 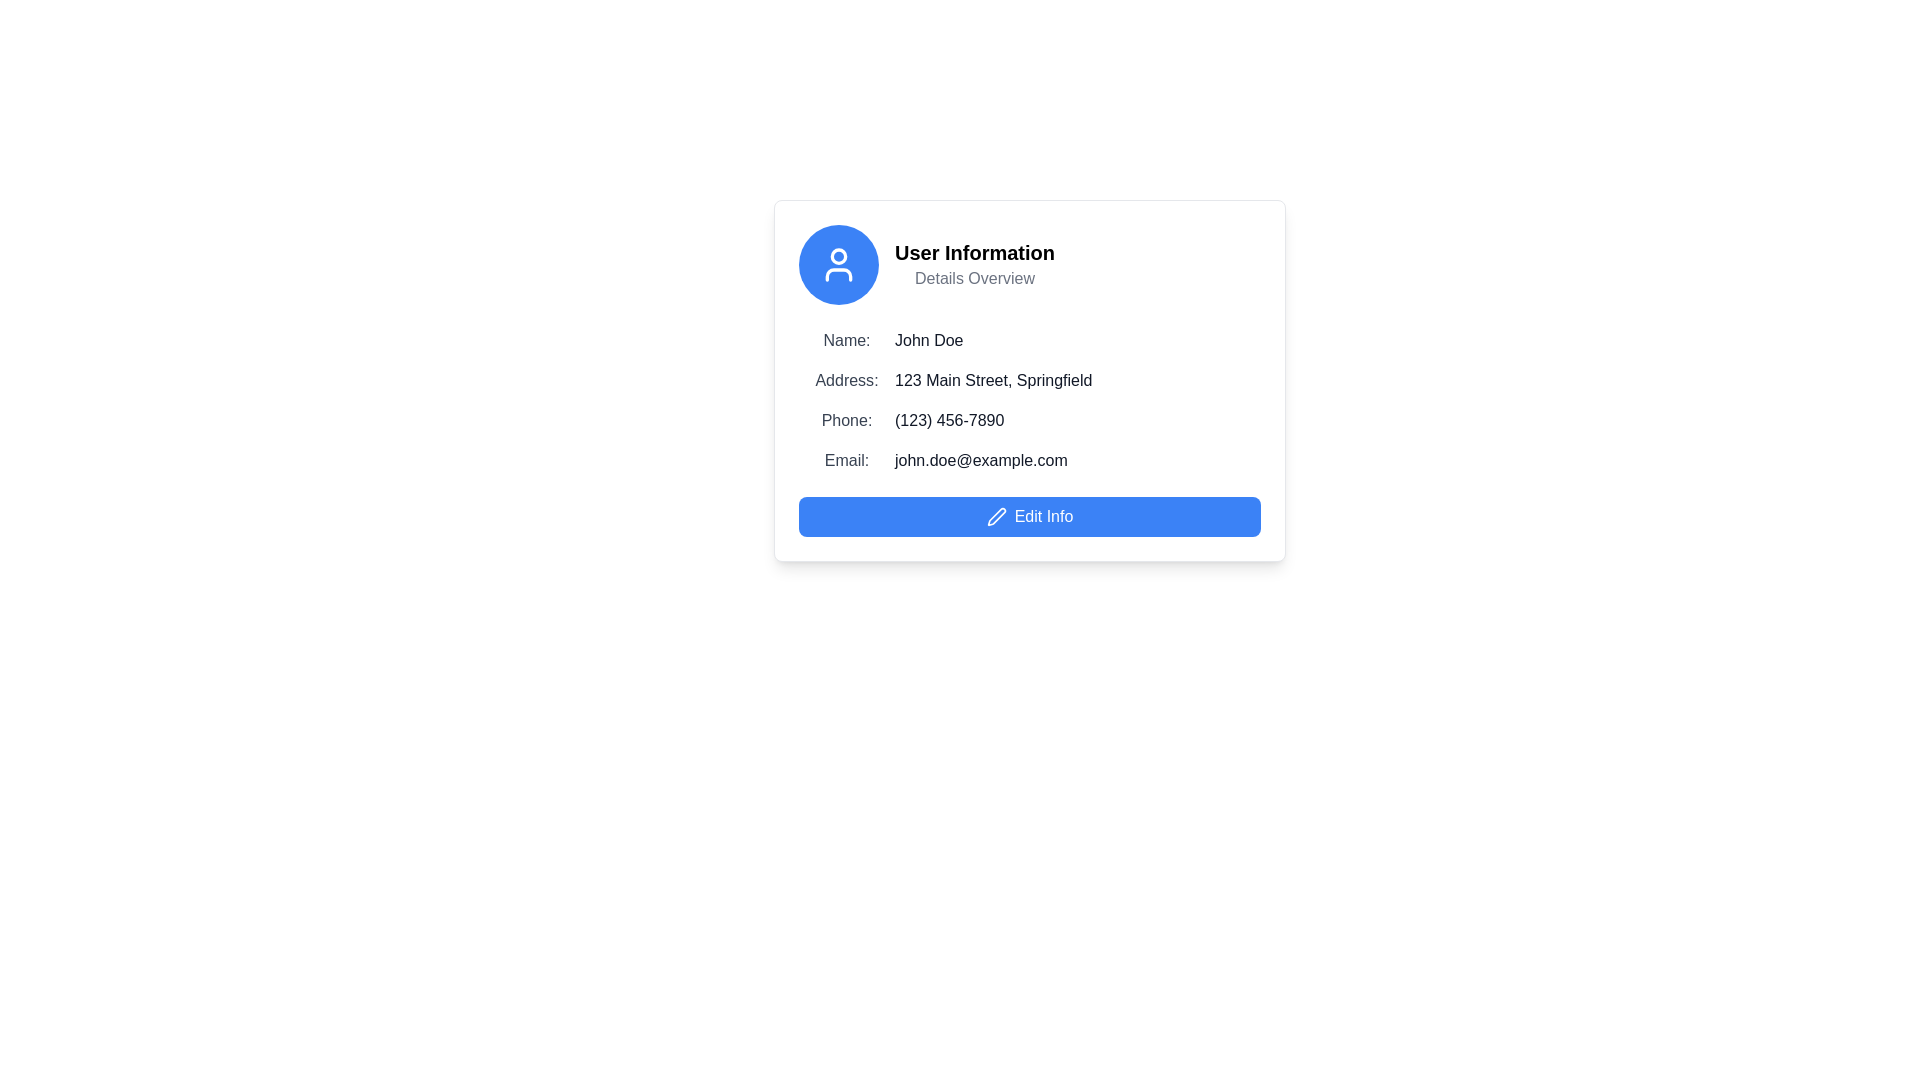 What do you see at coordinates (846, 339) in the screenshot?
I see `the text label that contains the word 'Name:', styled in medium gray font, located in the user information panel below the 'User Information' section` at bounding box center [846, 339].